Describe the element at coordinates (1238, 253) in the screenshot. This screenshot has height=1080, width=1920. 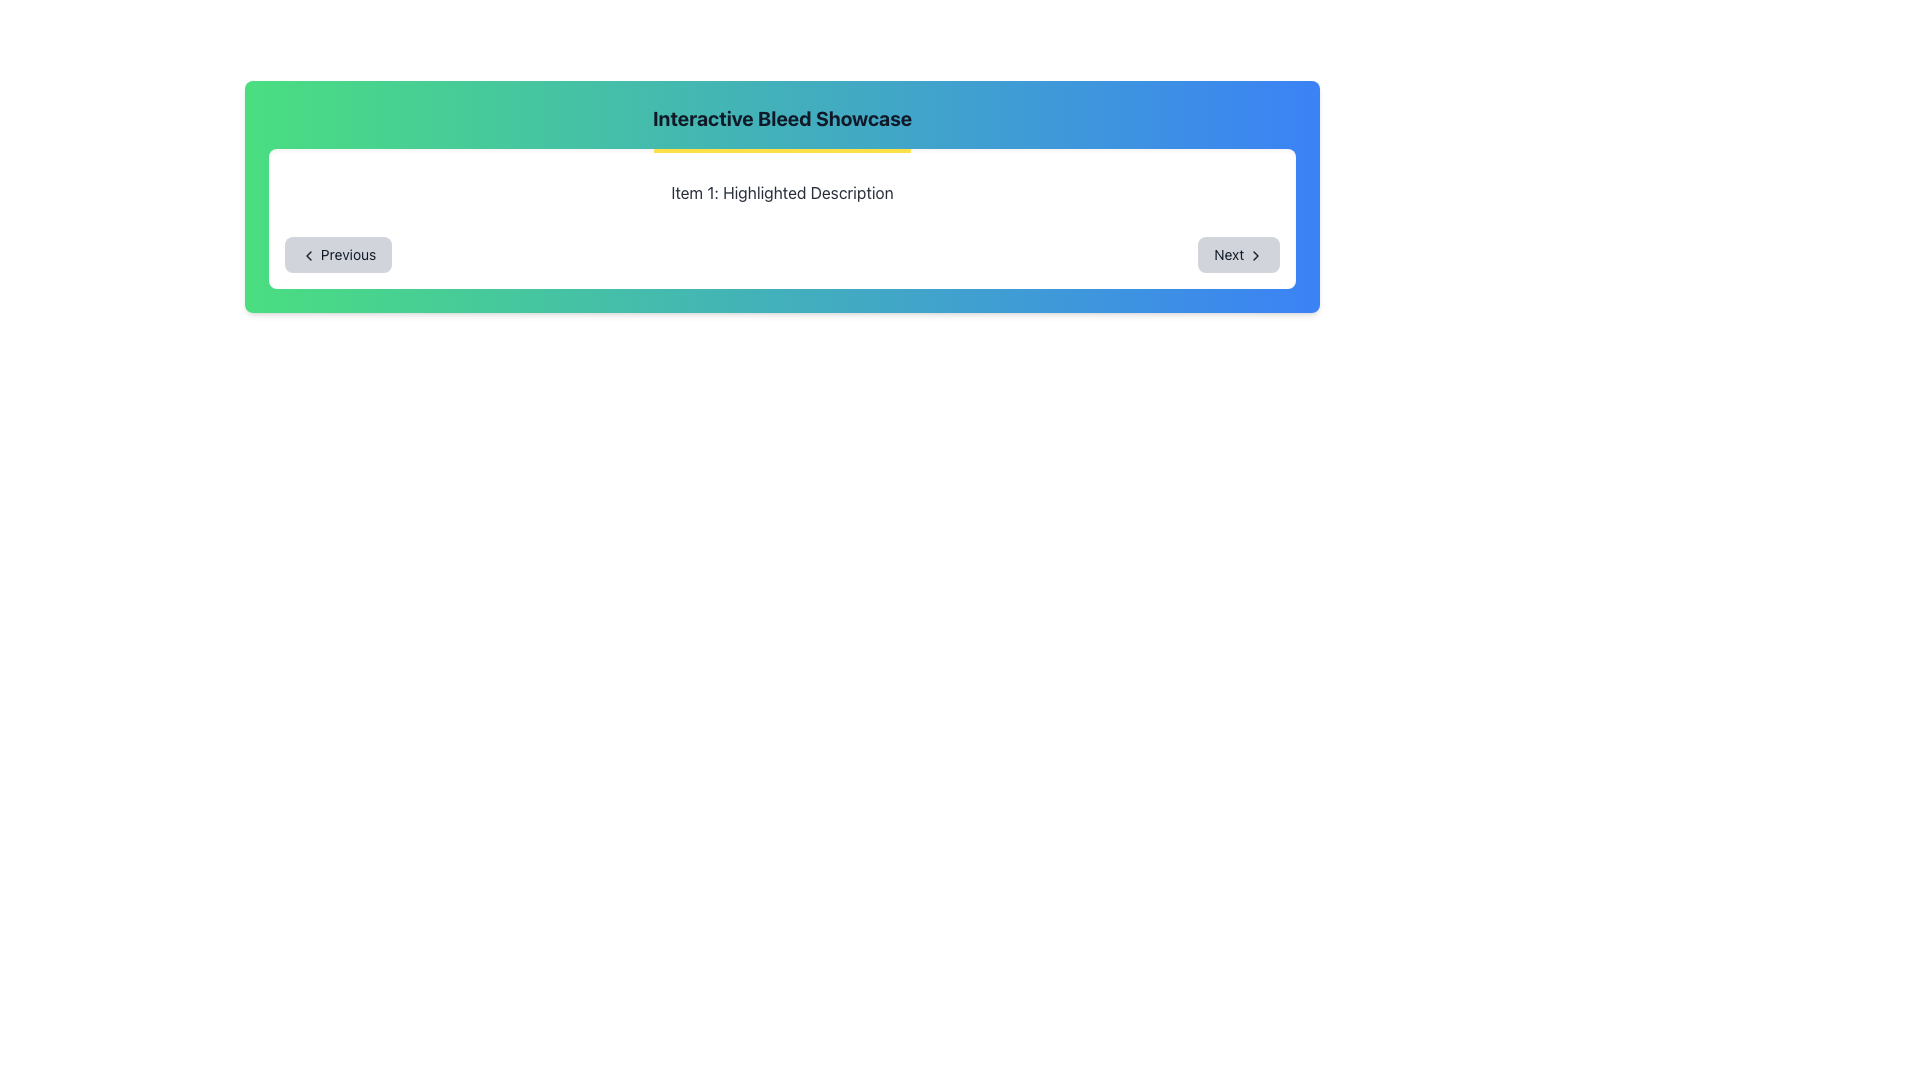
I see `the 'Next' button with rounded corners, labeled in bold dark text, to activate its hover effect` at that location.